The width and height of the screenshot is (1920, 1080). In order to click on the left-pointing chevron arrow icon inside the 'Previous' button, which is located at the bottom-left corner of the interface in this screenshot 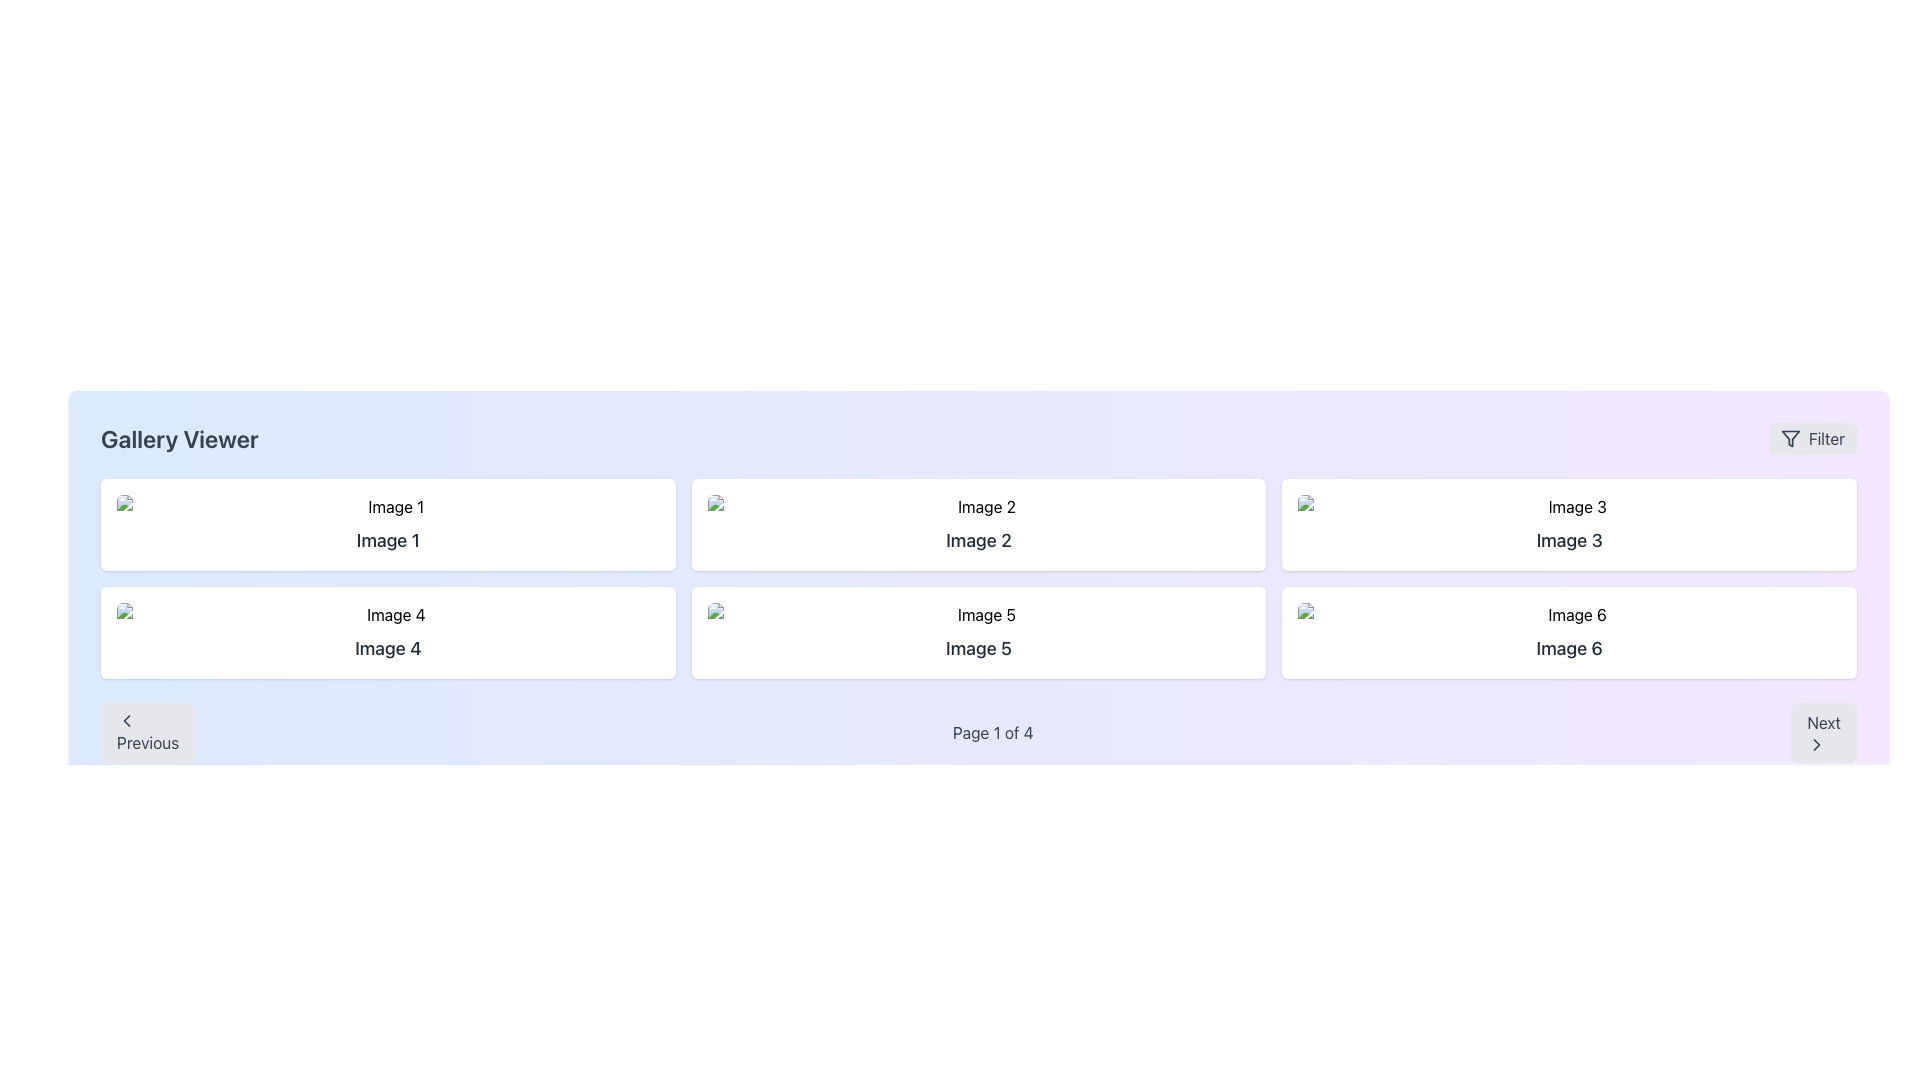, I will do `click(125, 721)`.